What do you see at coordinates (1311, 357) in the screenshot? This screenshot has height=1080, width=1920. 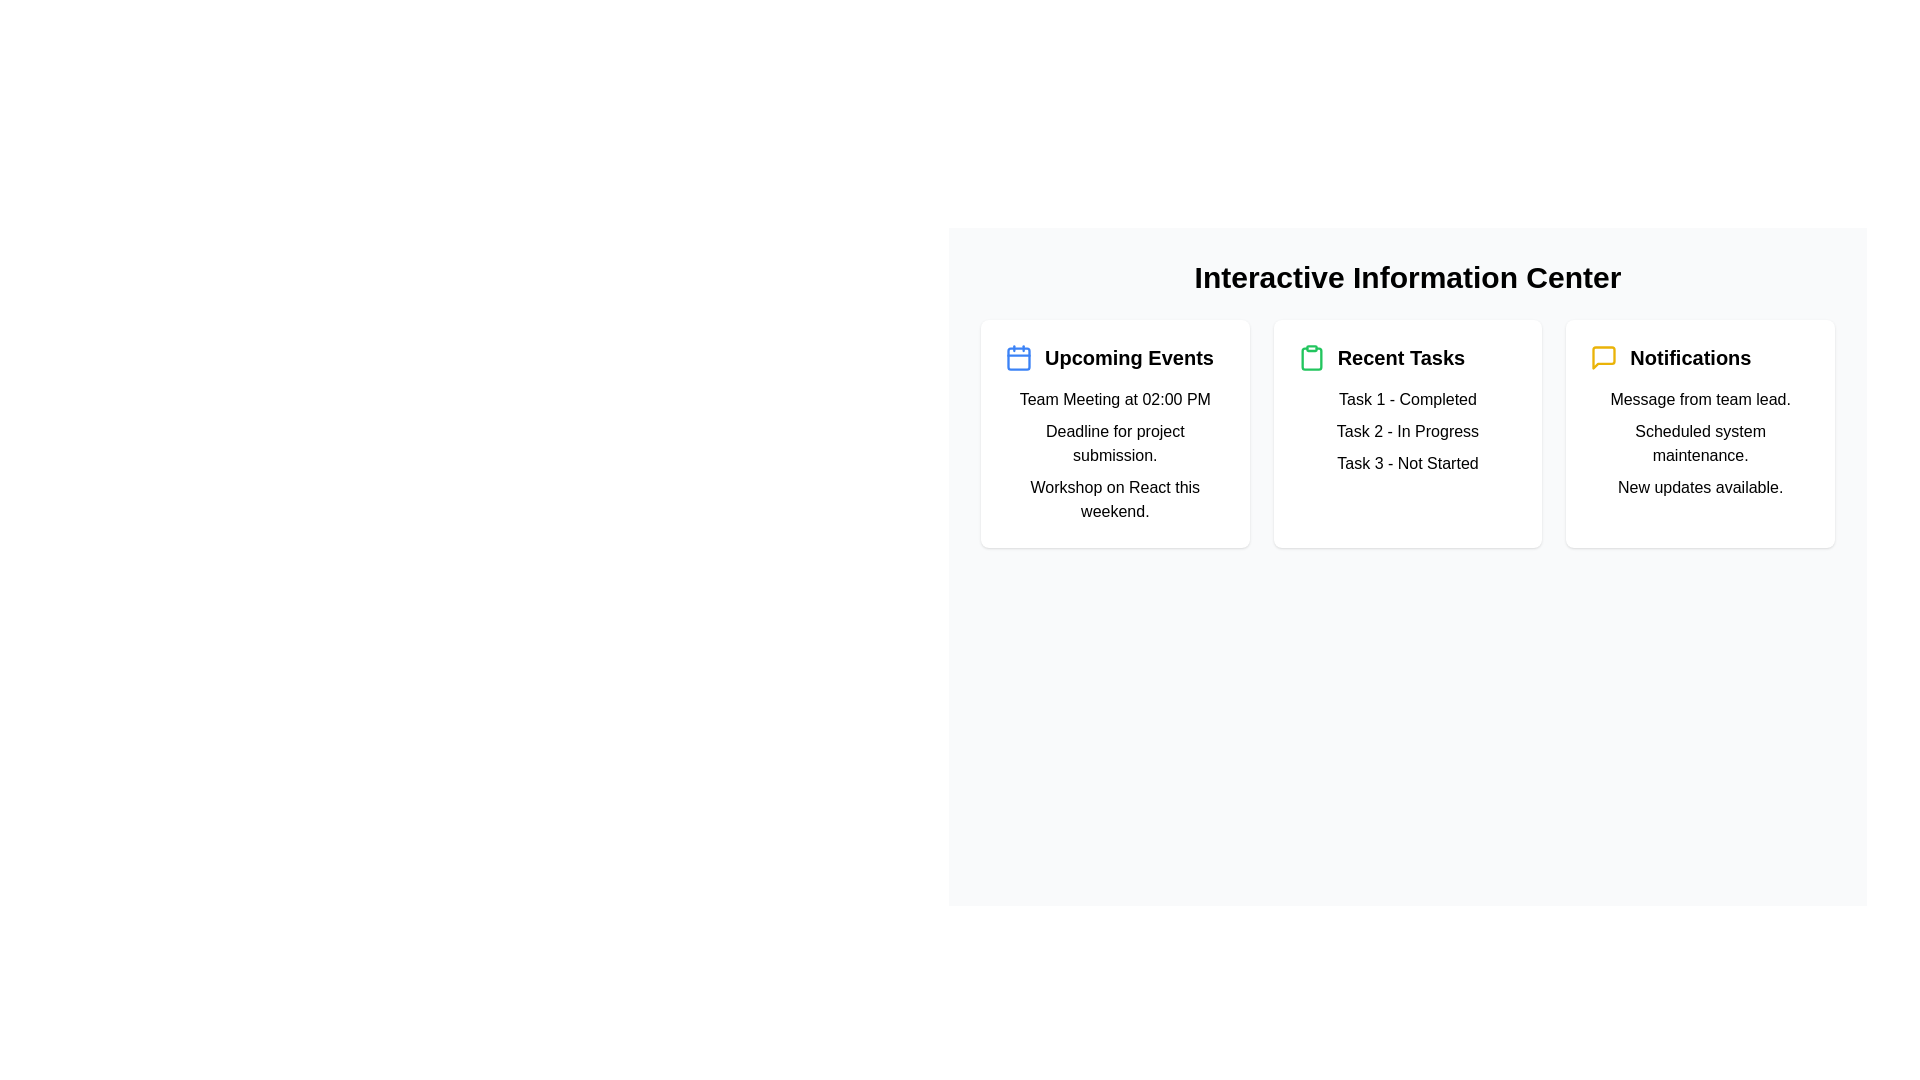 I see `the green clipboard icon located in the 'Recent Tasks' section, immediately to the left of the 'Recent Tasks' header text` at bounding box center [1311, 357].